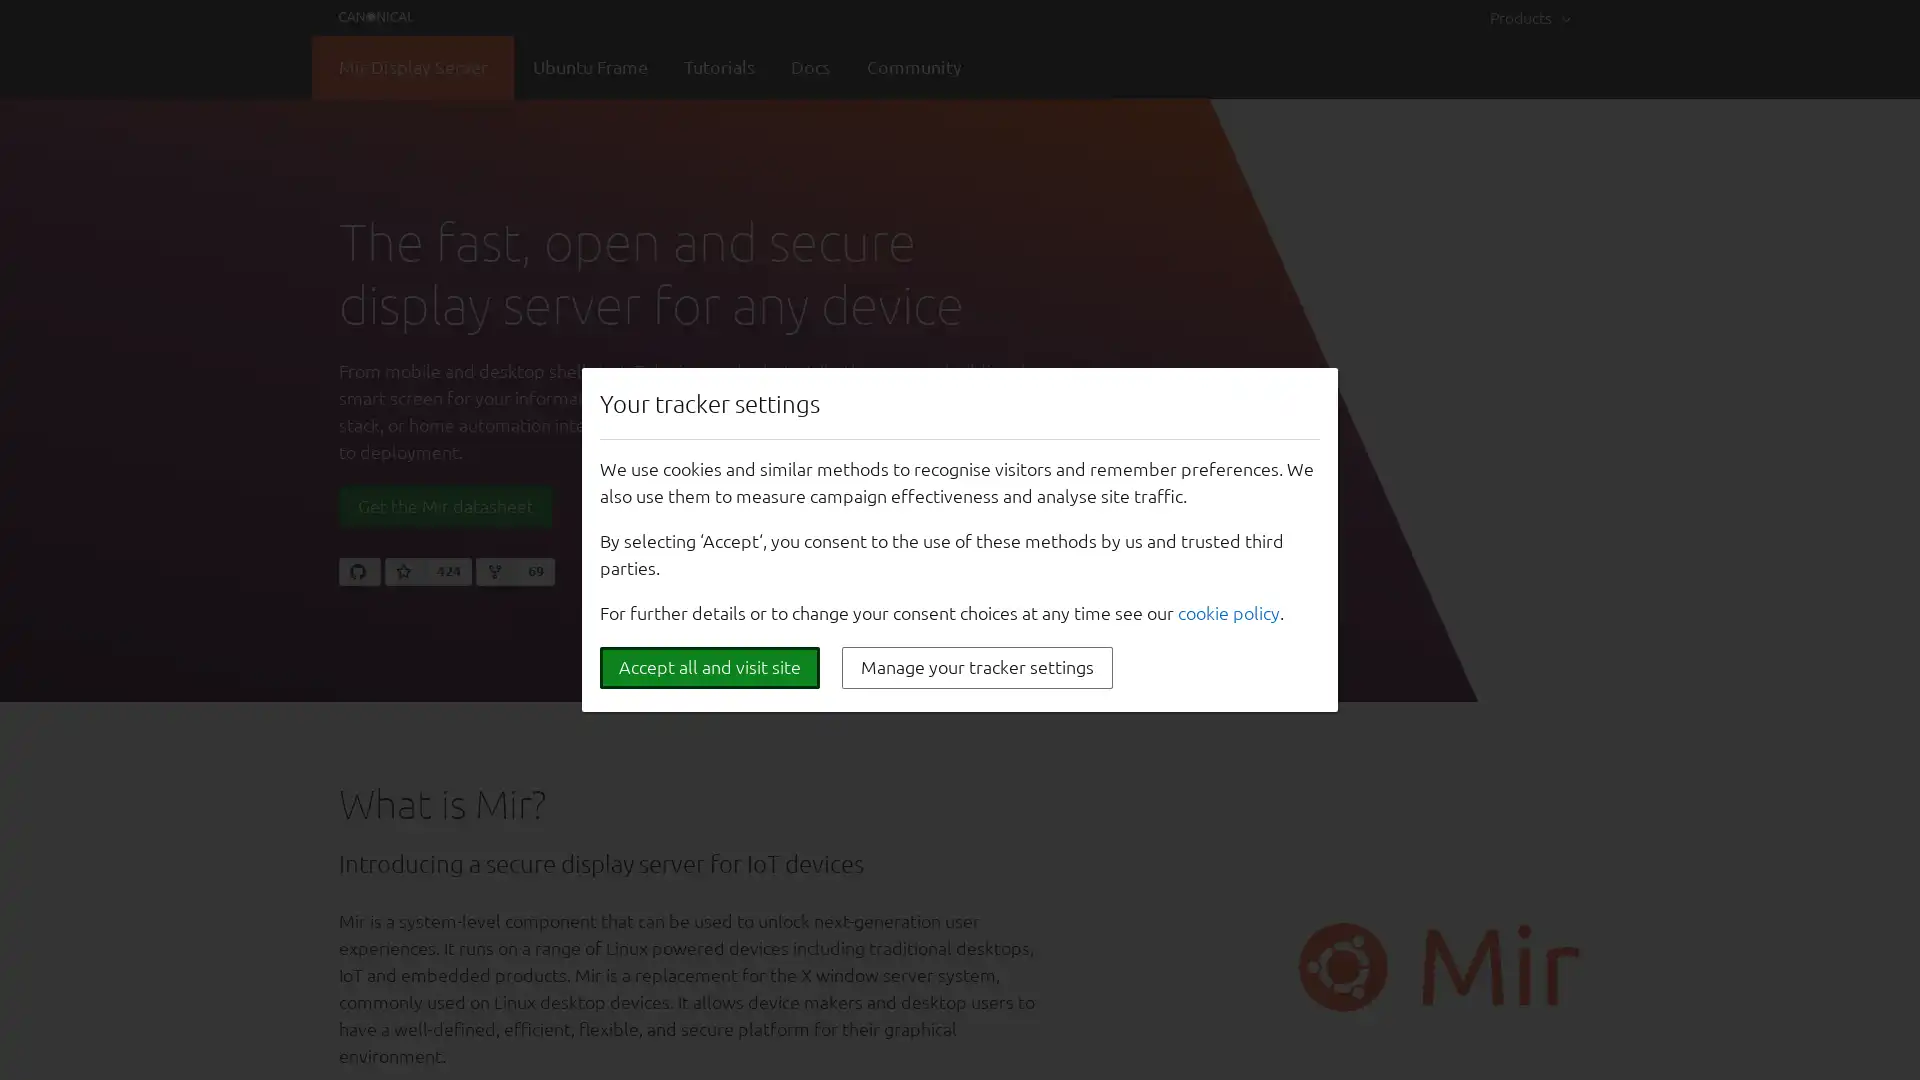 This screenshot has width=1920, height=1080. What do you see at coordinates (710, 667) in the screenshot?
I see `Accept all and visit site` at bounding box center [710, 667].